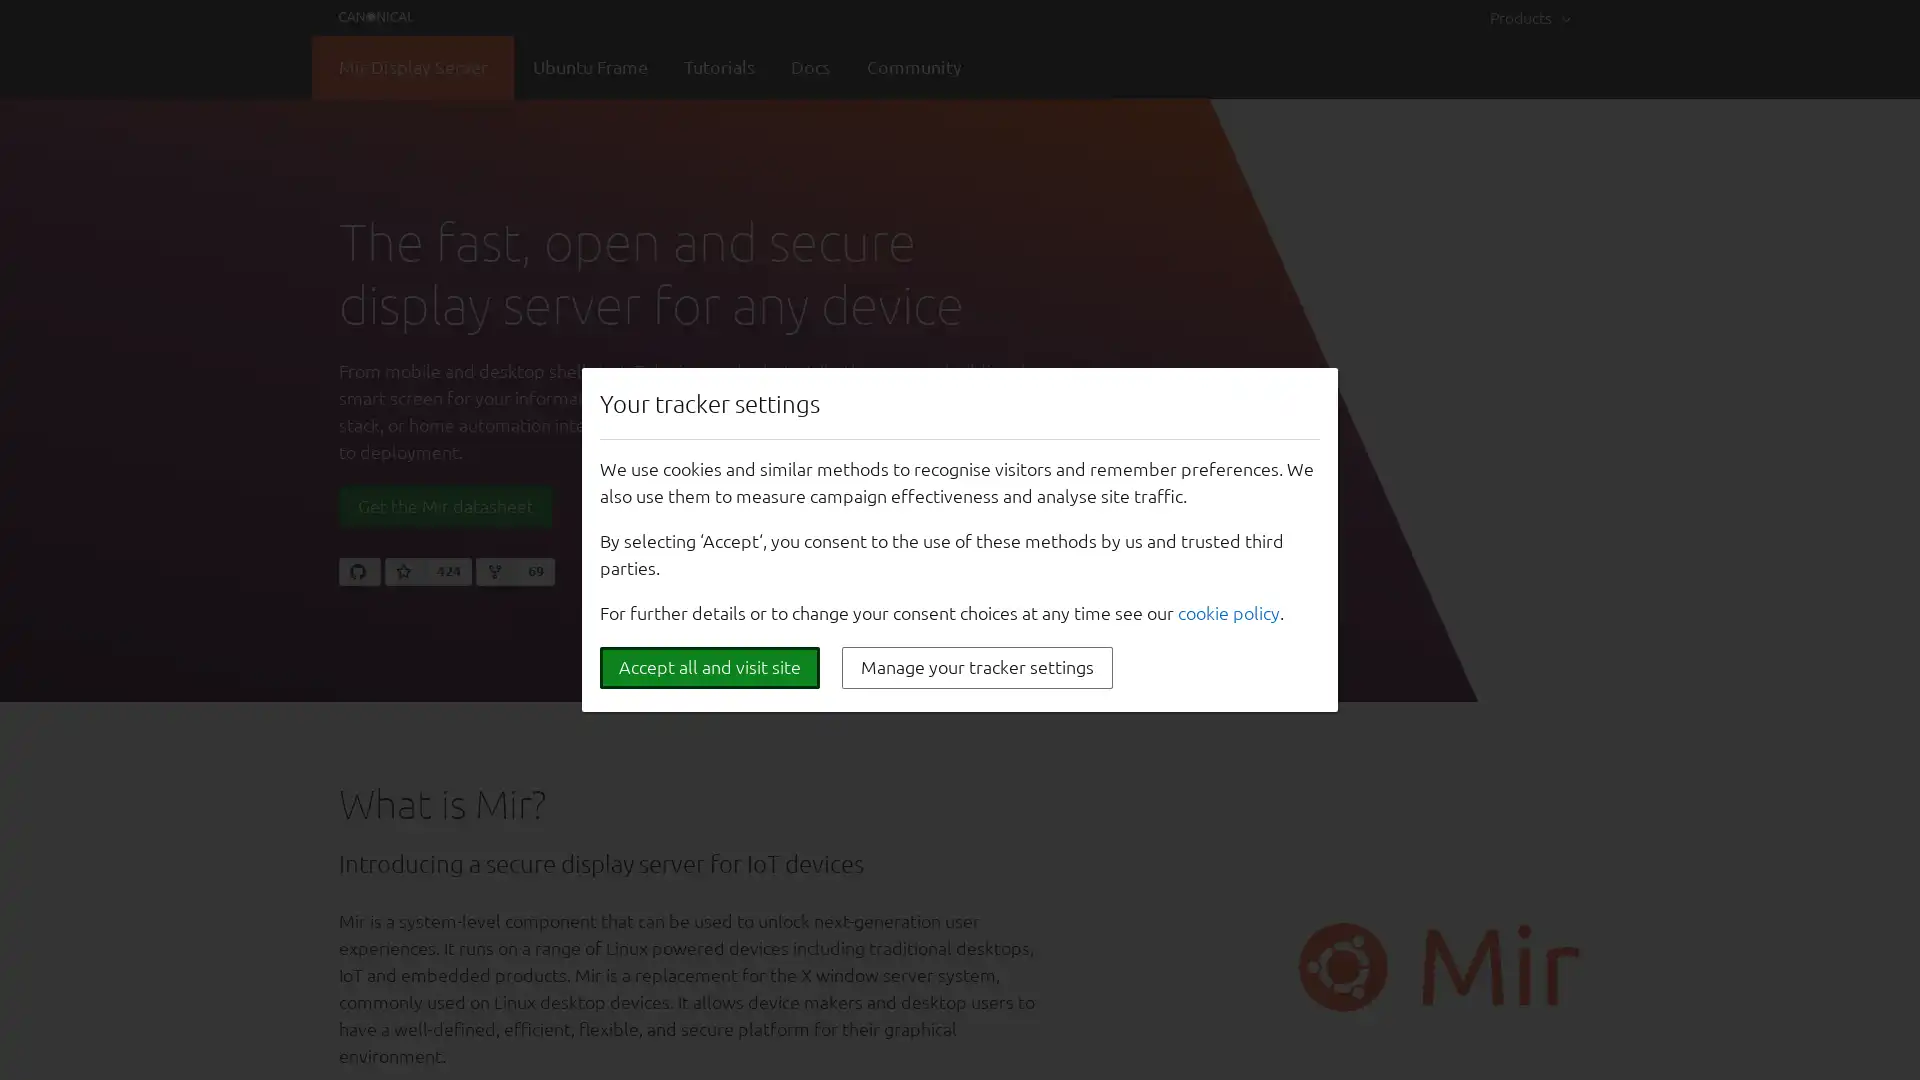 This screenshot has width=1920, height=1080. What do you see at coordinates (710, 667) in the screenshot?
I see `Accept all and visit site` at bounding box center [710, 667].